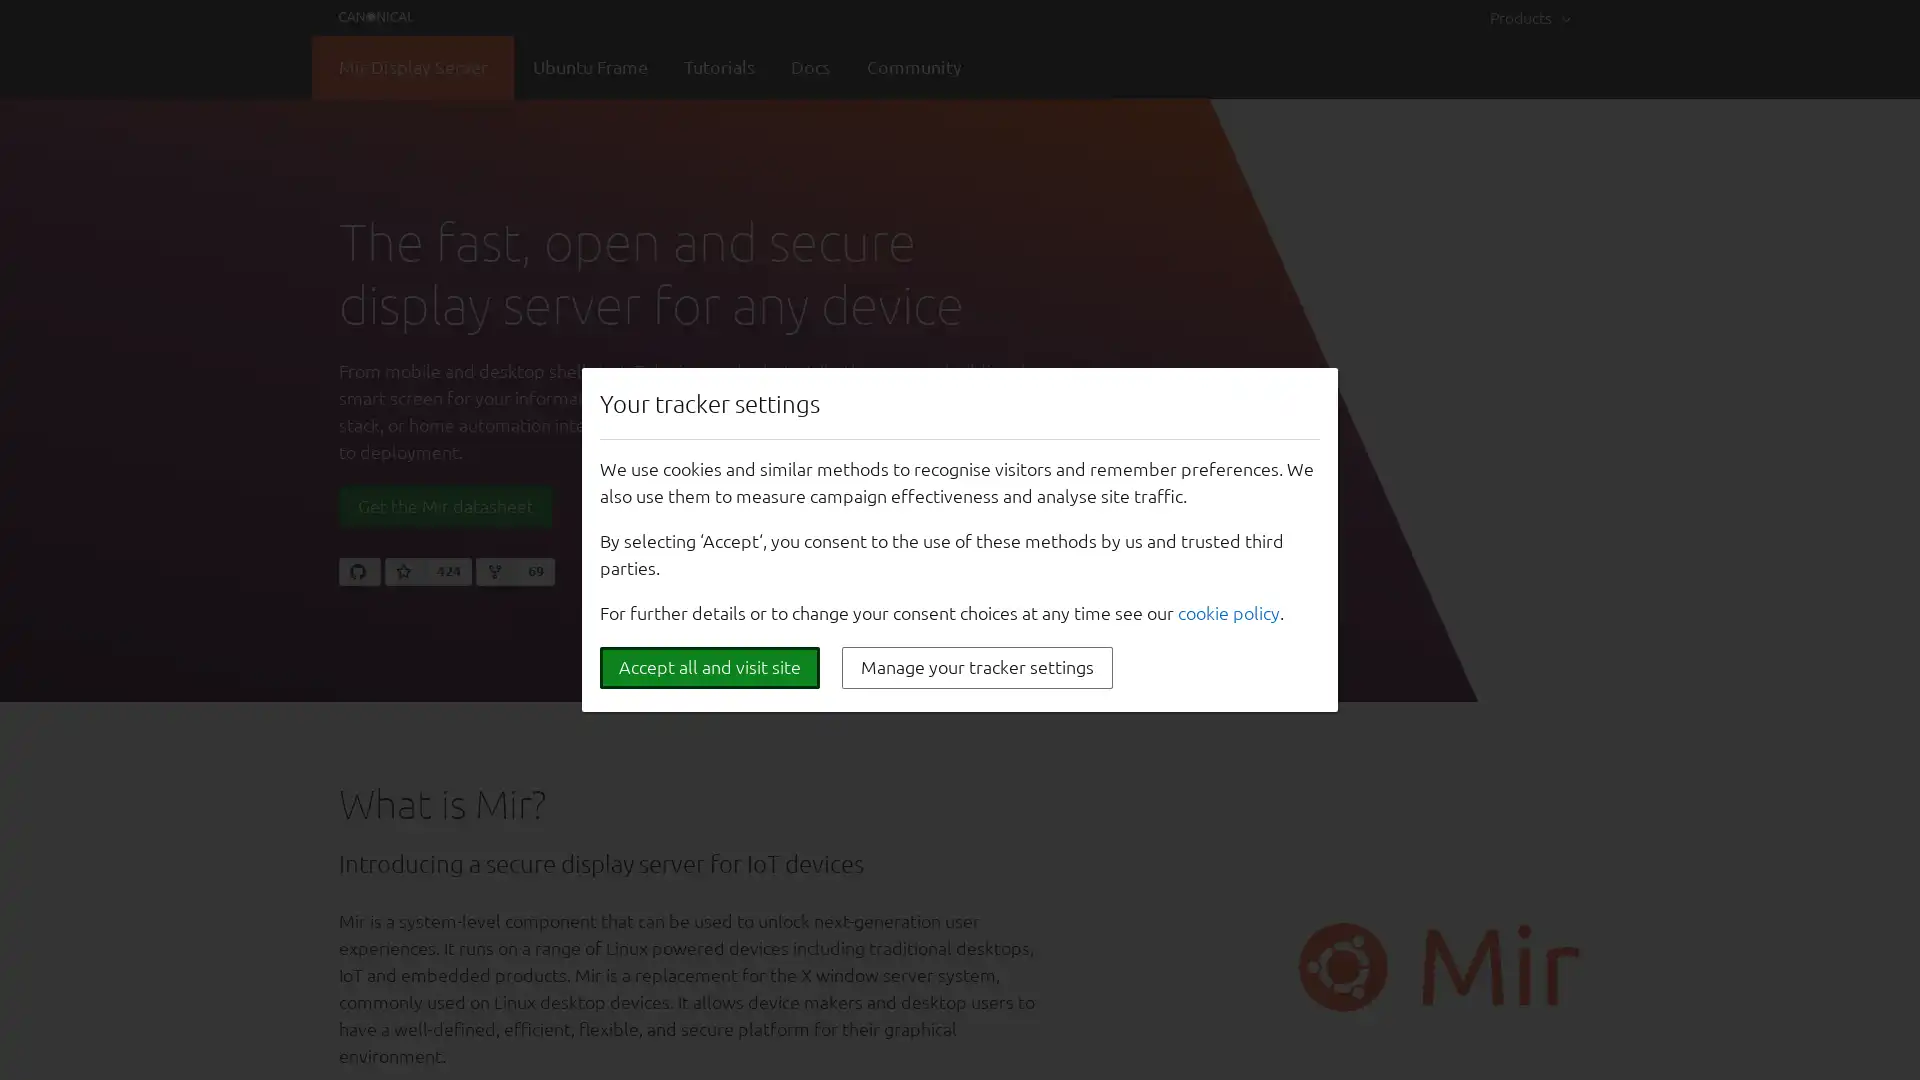 This screenshot has width=1920, height=1080. What do you see at coordinates (710, 667) in the screenshot?
I see `Accept all and visit site` at bounding box center [710, 667].